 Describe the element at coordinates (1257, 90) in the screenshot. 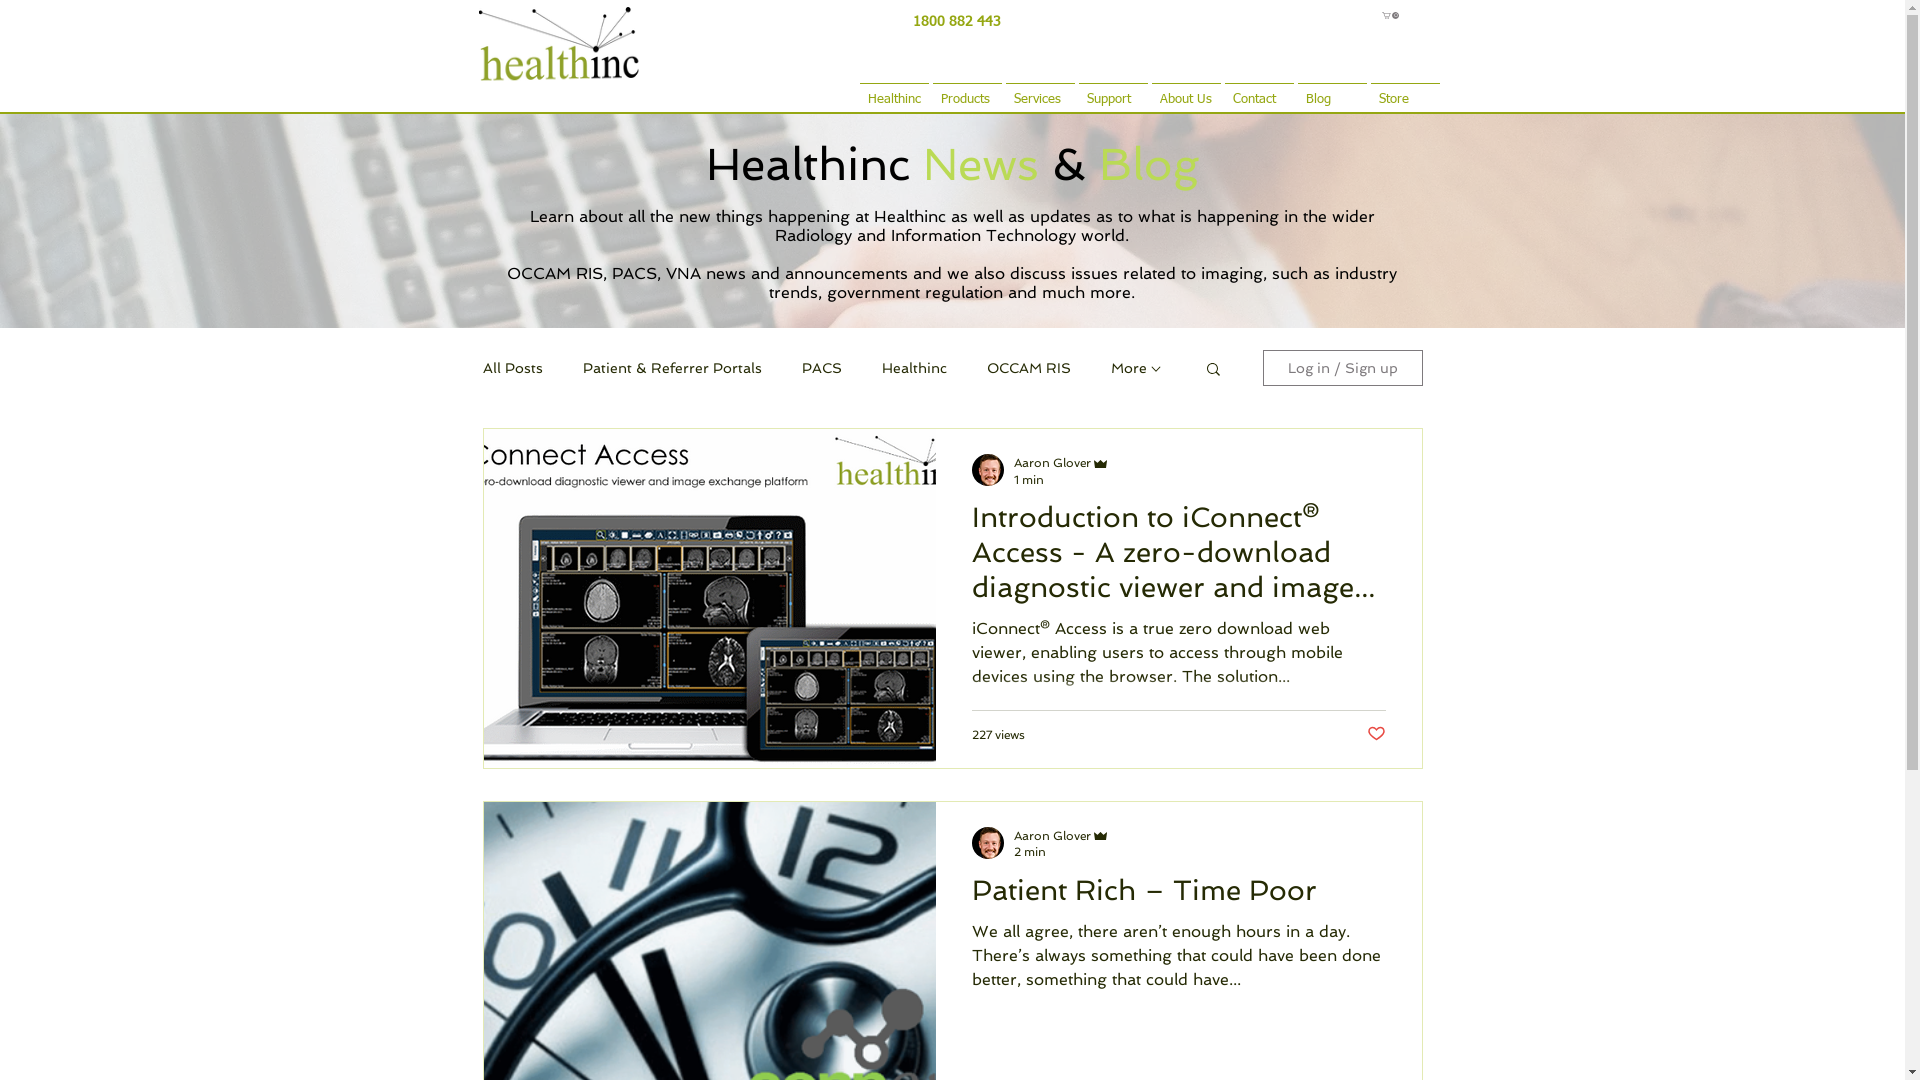

I see `'Contact'` at that location.